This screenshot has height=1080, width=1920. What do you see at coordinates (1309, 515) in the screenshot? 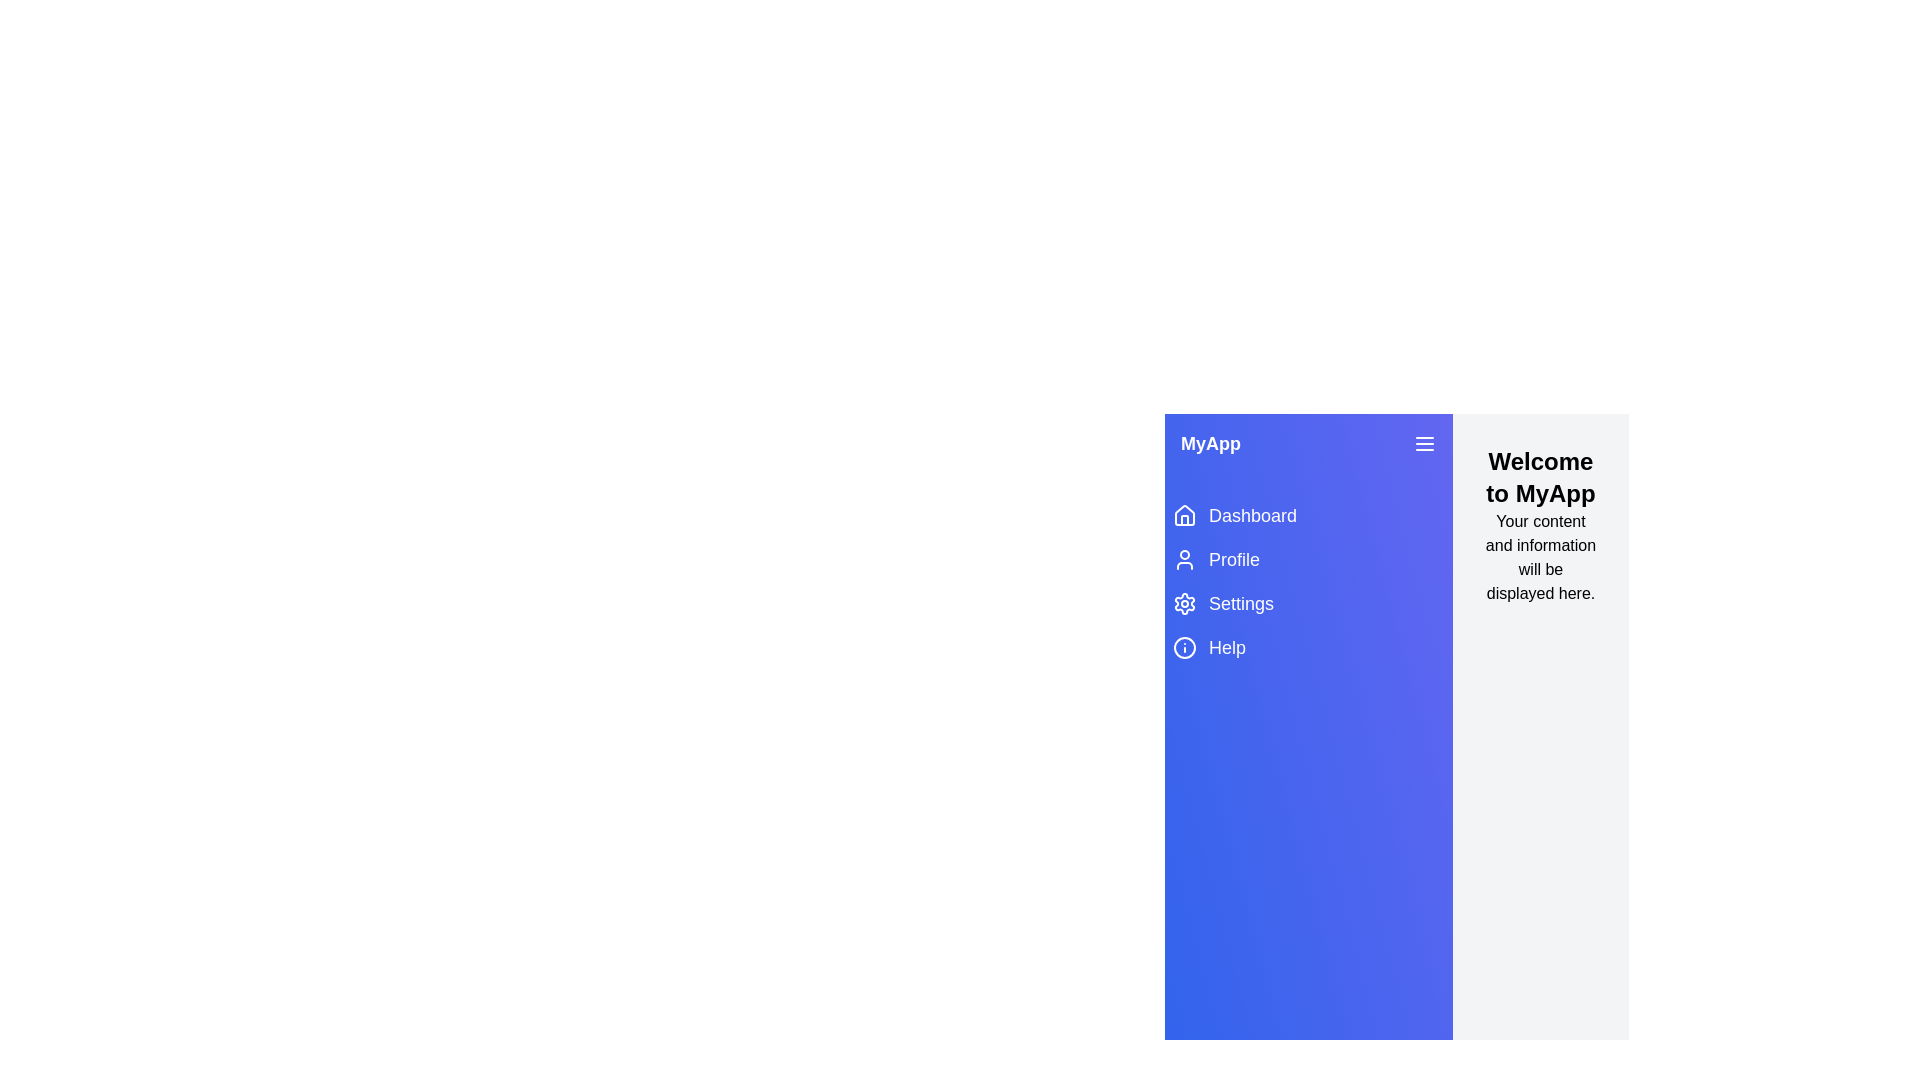
I see `the menu item labeled Dashboard` at bounding box center [1309, 515].